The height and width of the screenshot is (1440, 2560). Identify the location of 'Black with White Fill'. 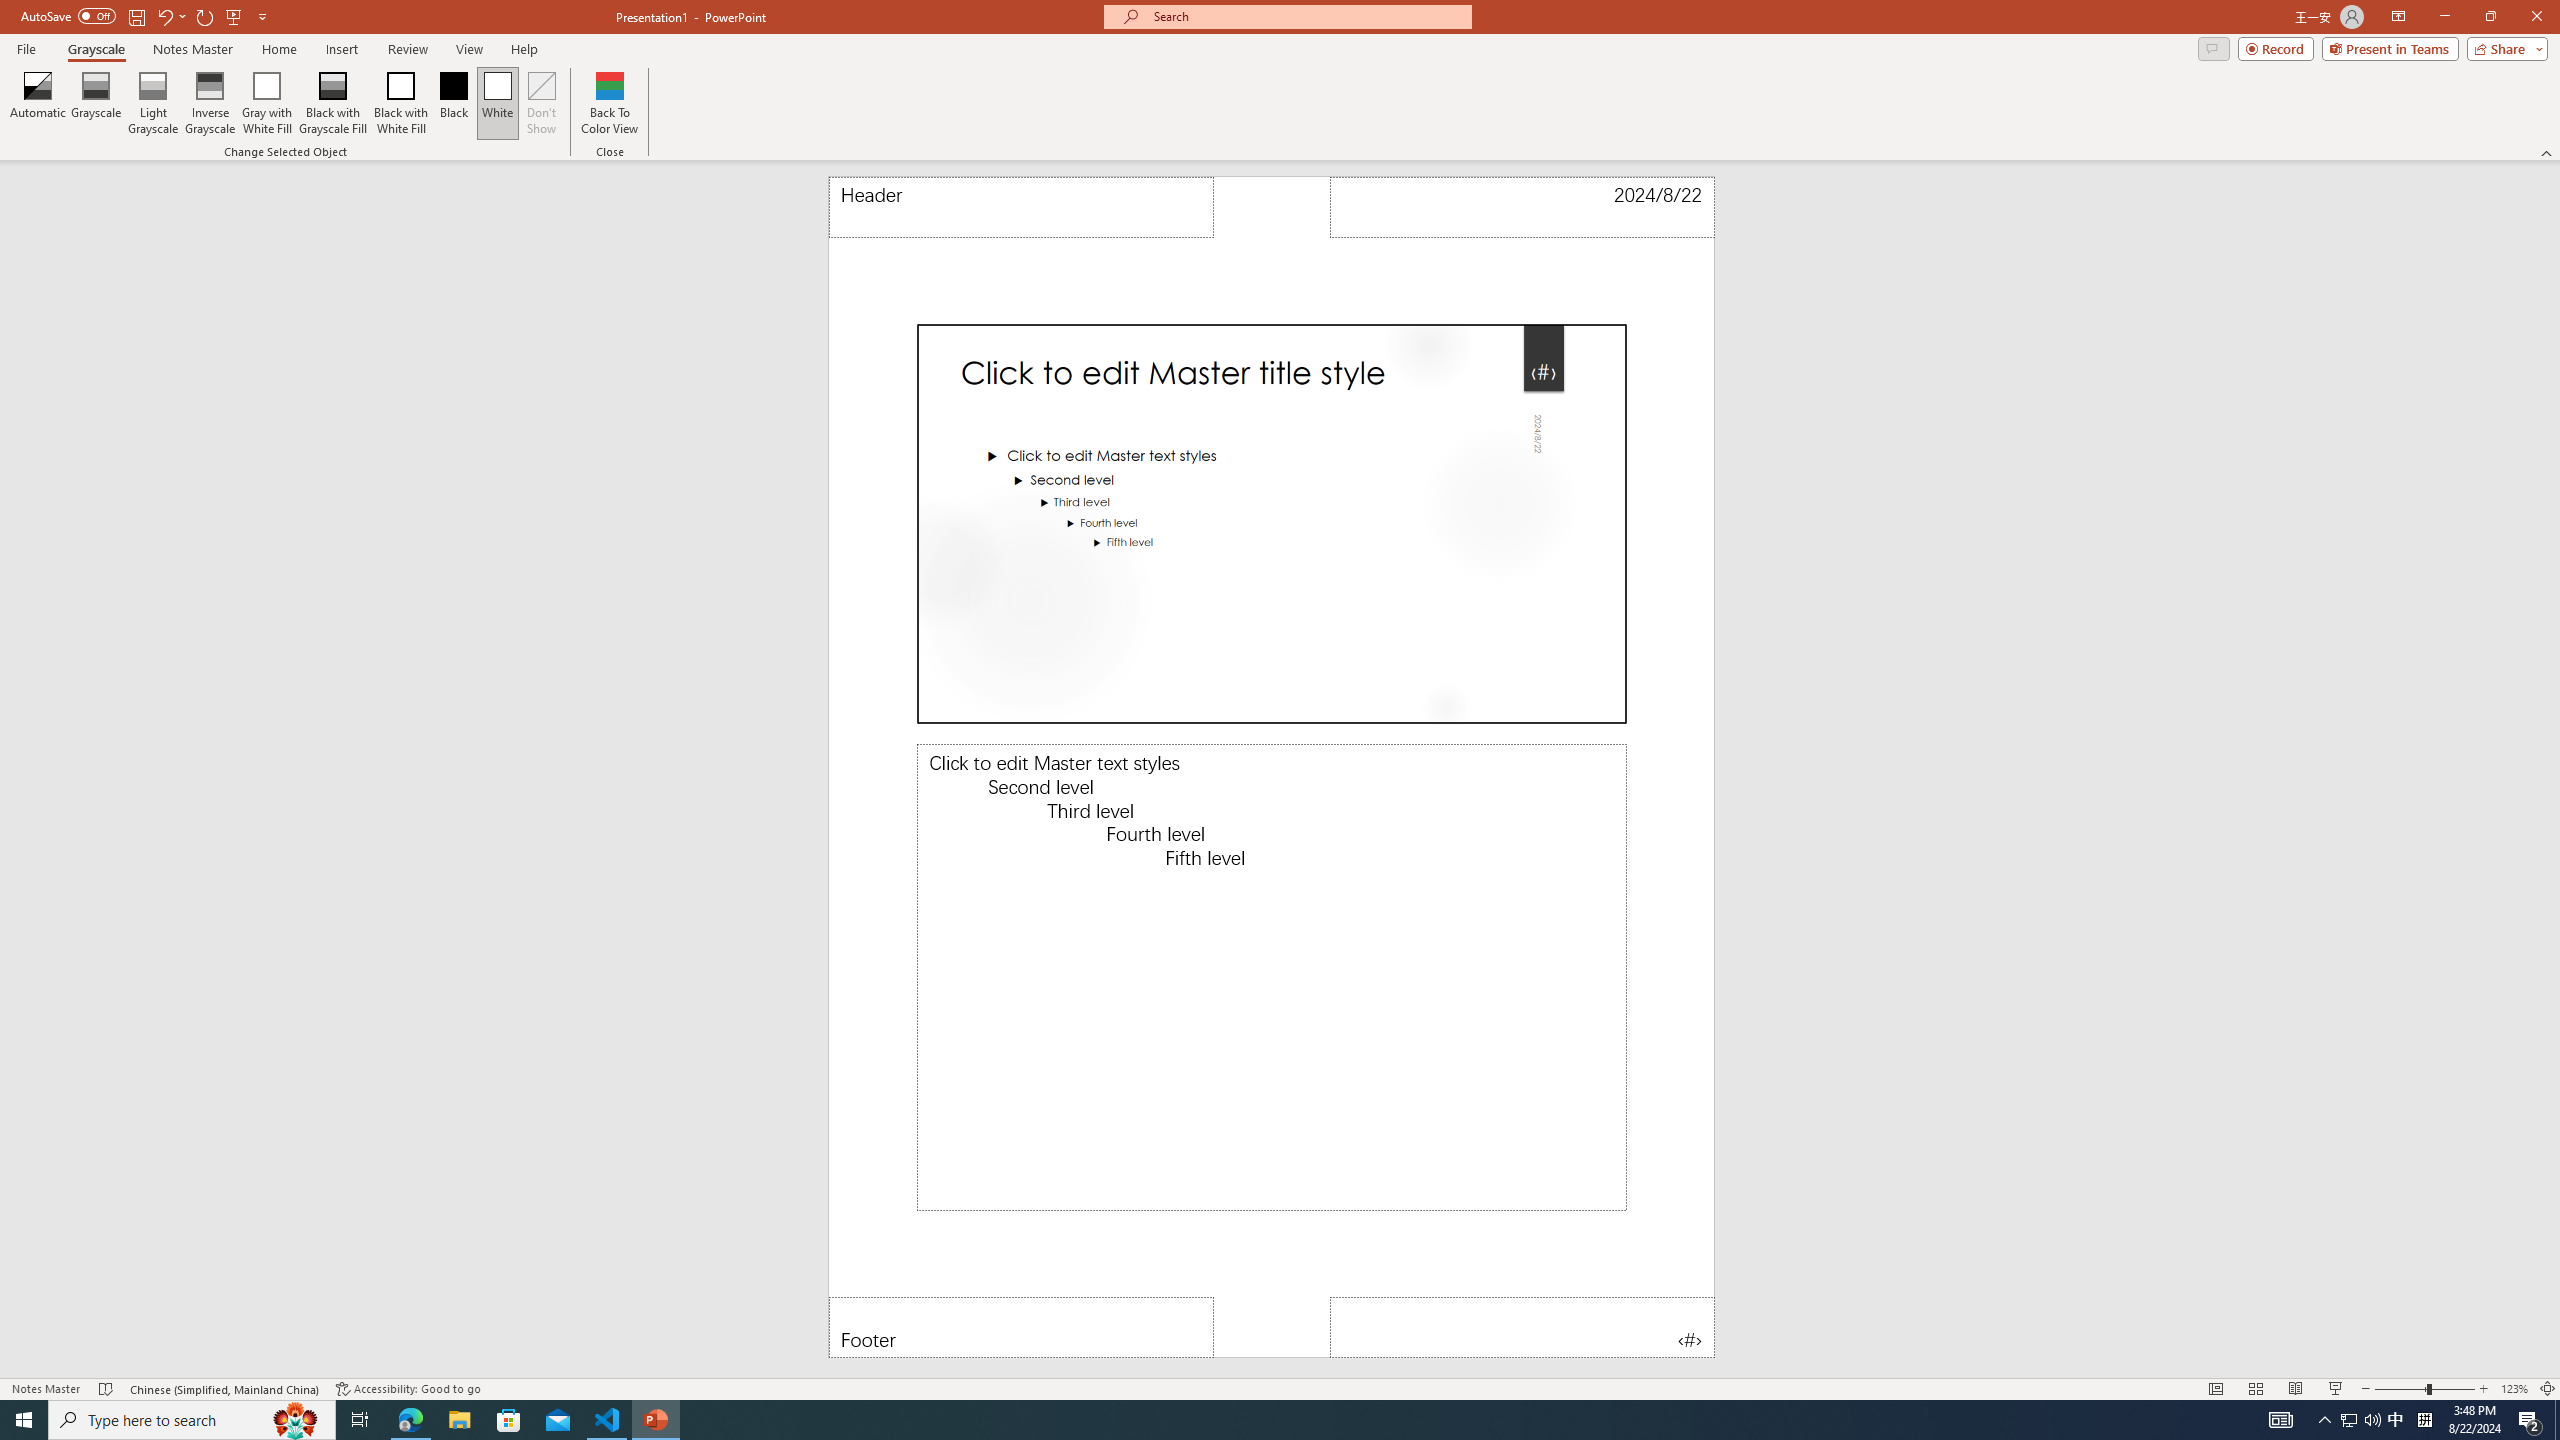
(399, 103).